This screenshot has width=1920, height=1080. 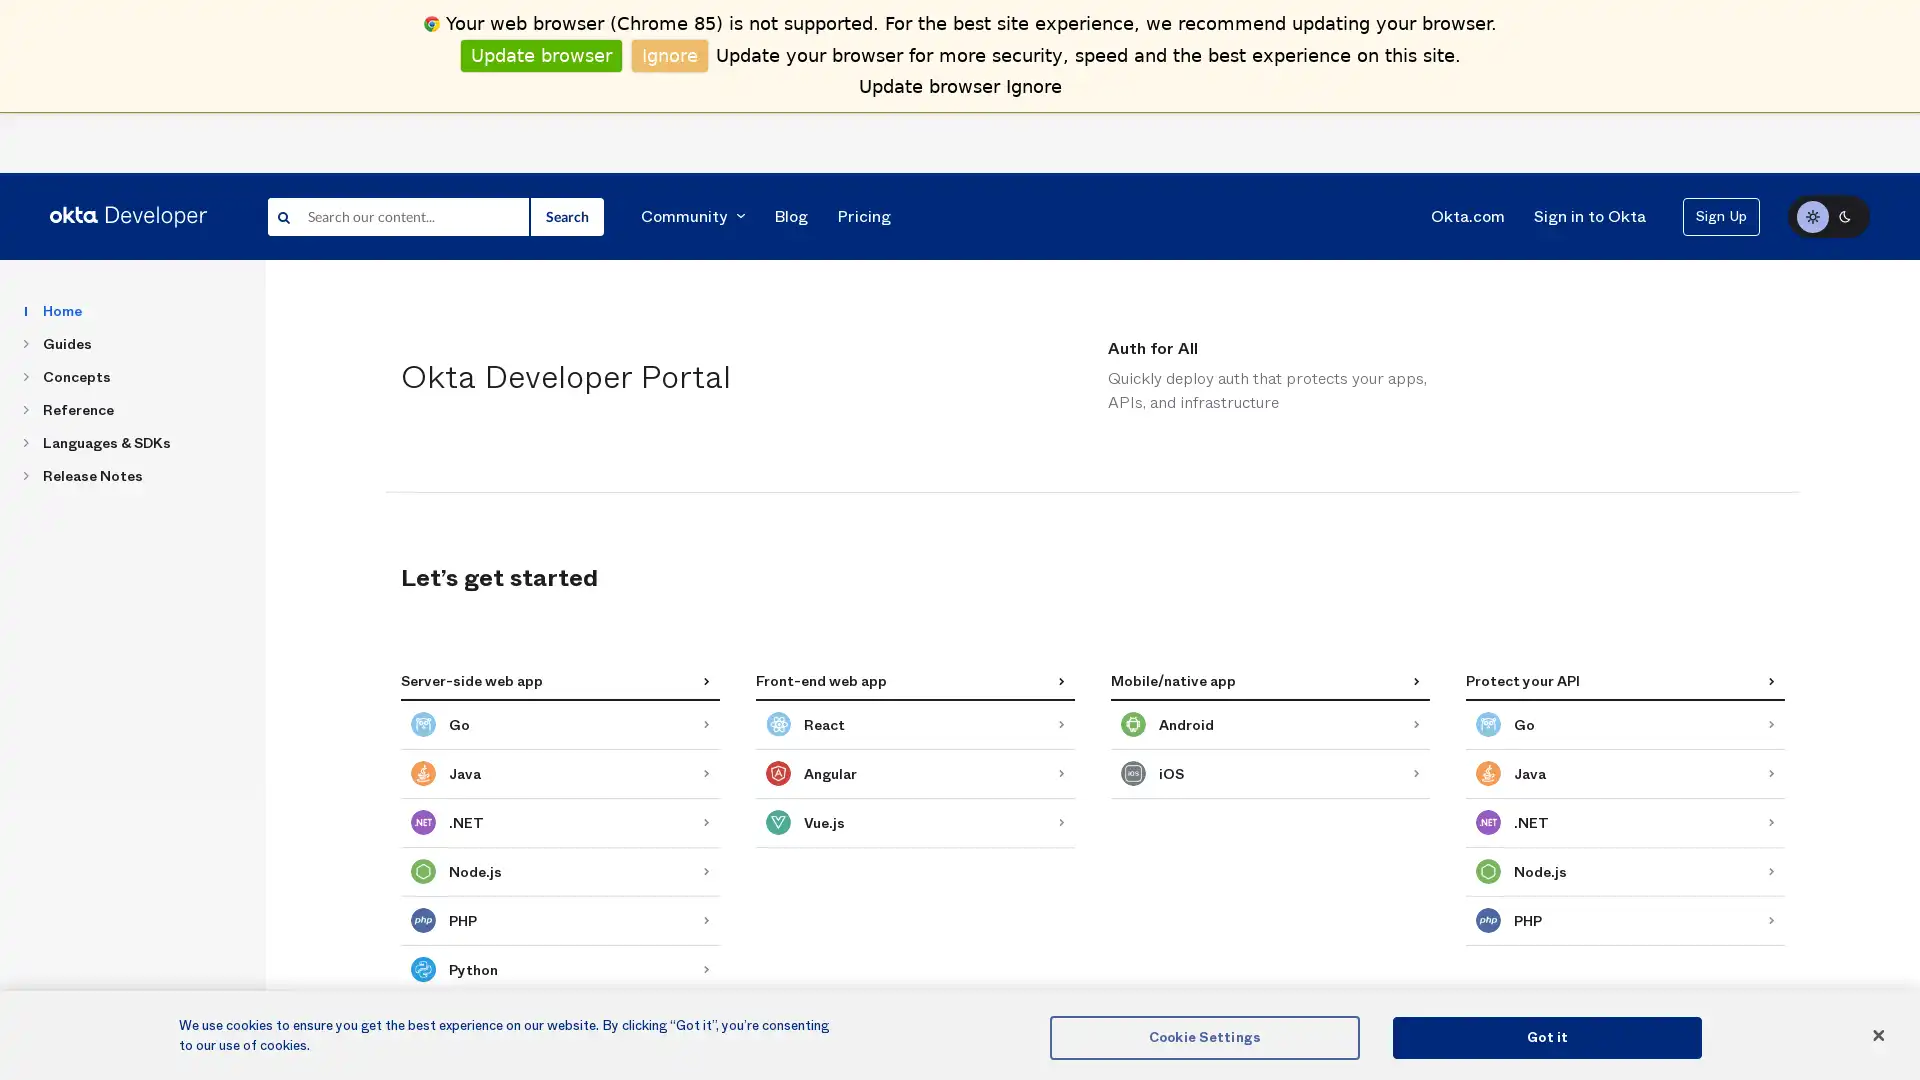 I want to click on Ignore, so click(x=670, y=54).